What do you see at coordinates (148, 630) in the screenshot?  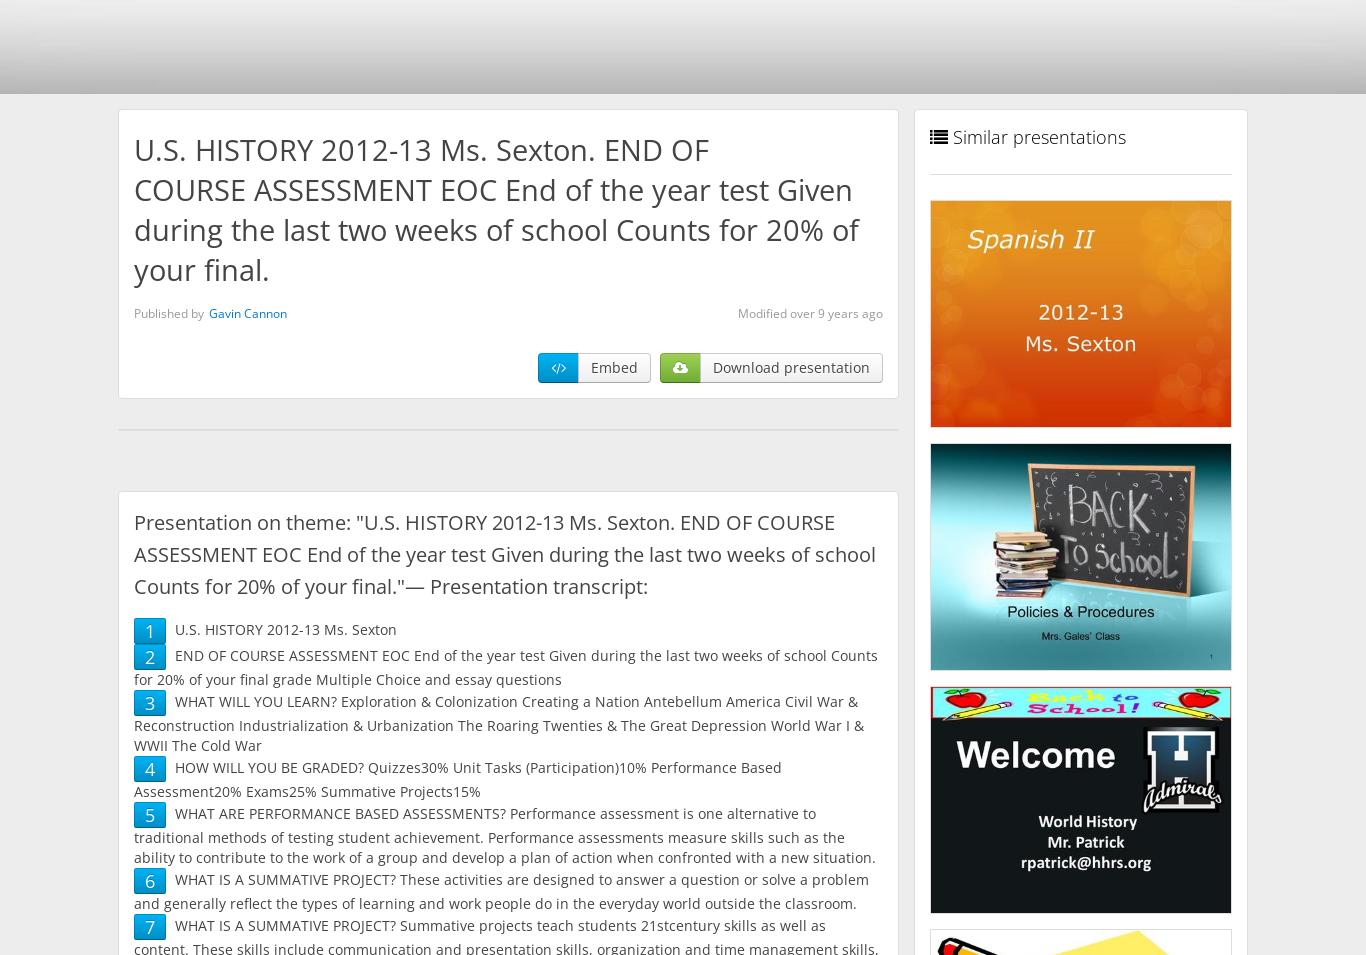 I see `'1'` at bounding box center [148, 630].